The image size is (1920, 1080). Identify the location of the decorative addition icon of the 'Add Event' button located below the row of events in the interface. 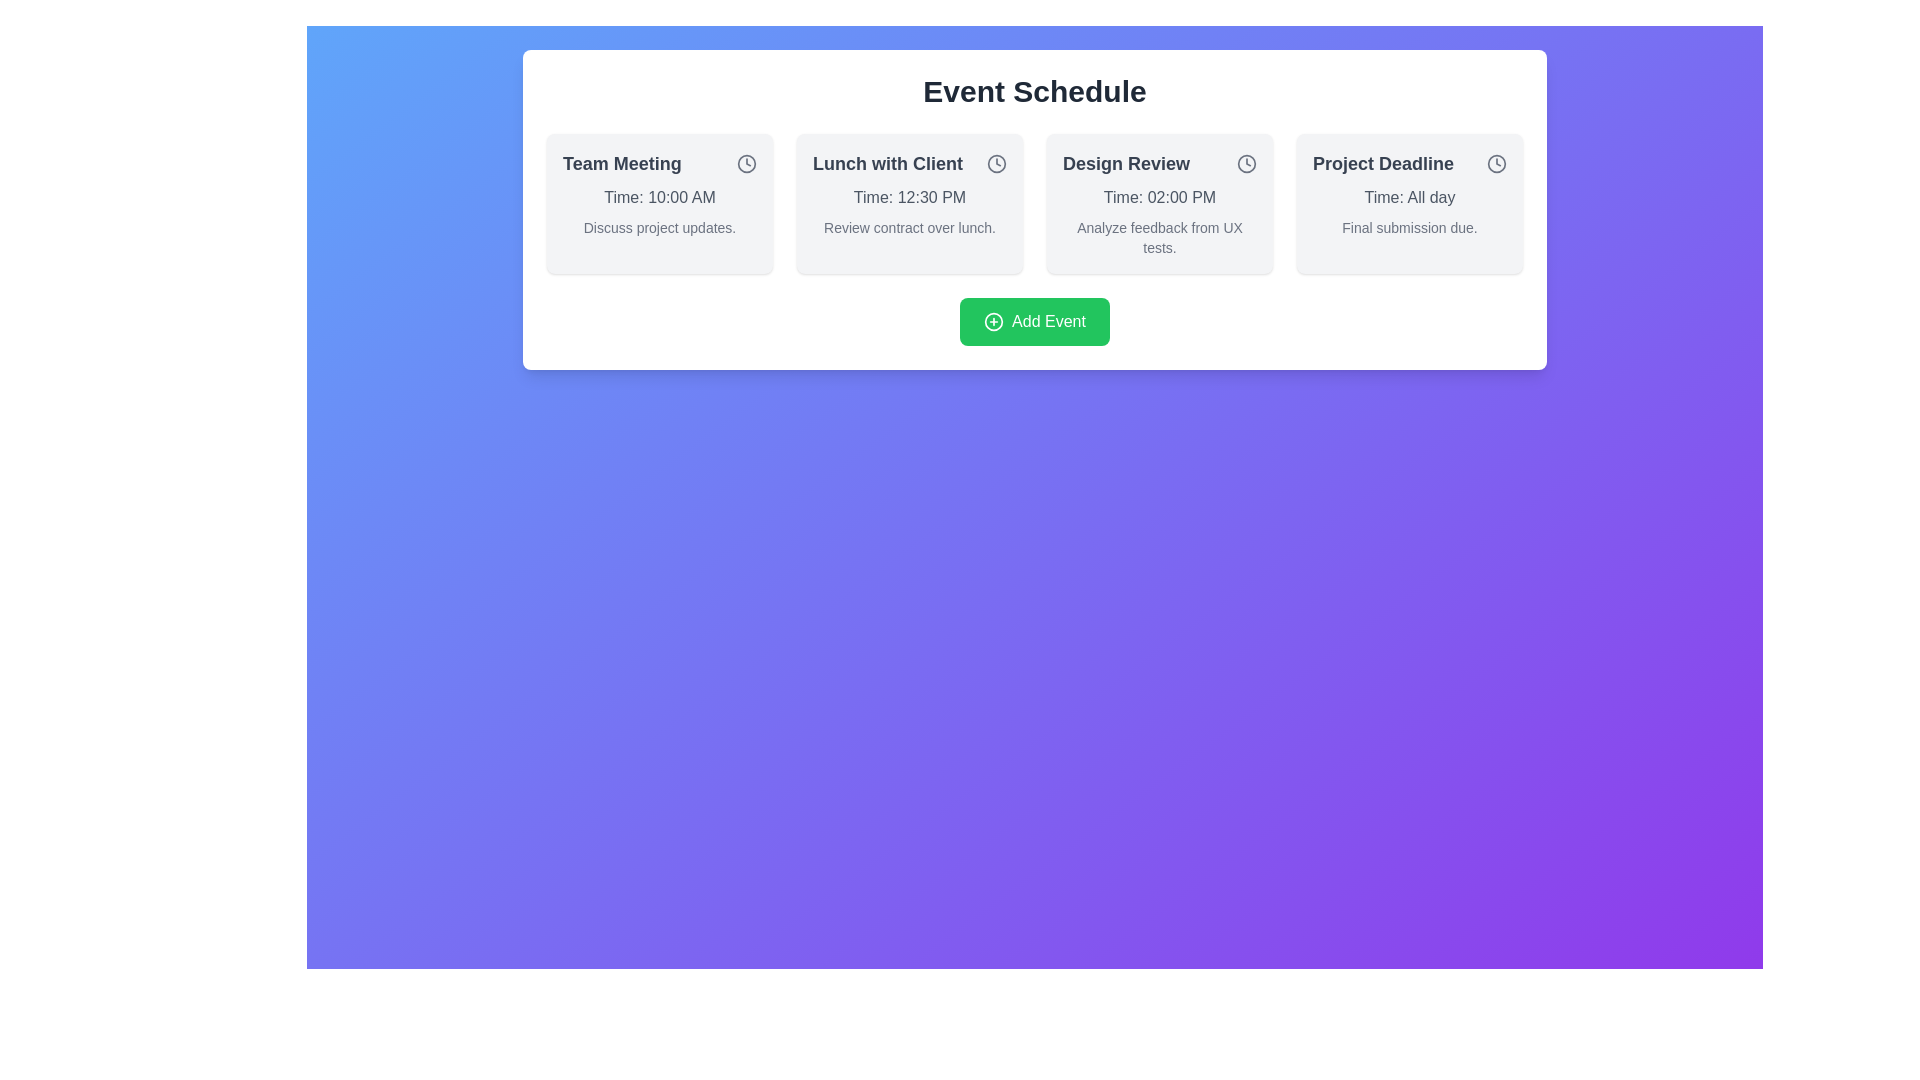
(994, 320).